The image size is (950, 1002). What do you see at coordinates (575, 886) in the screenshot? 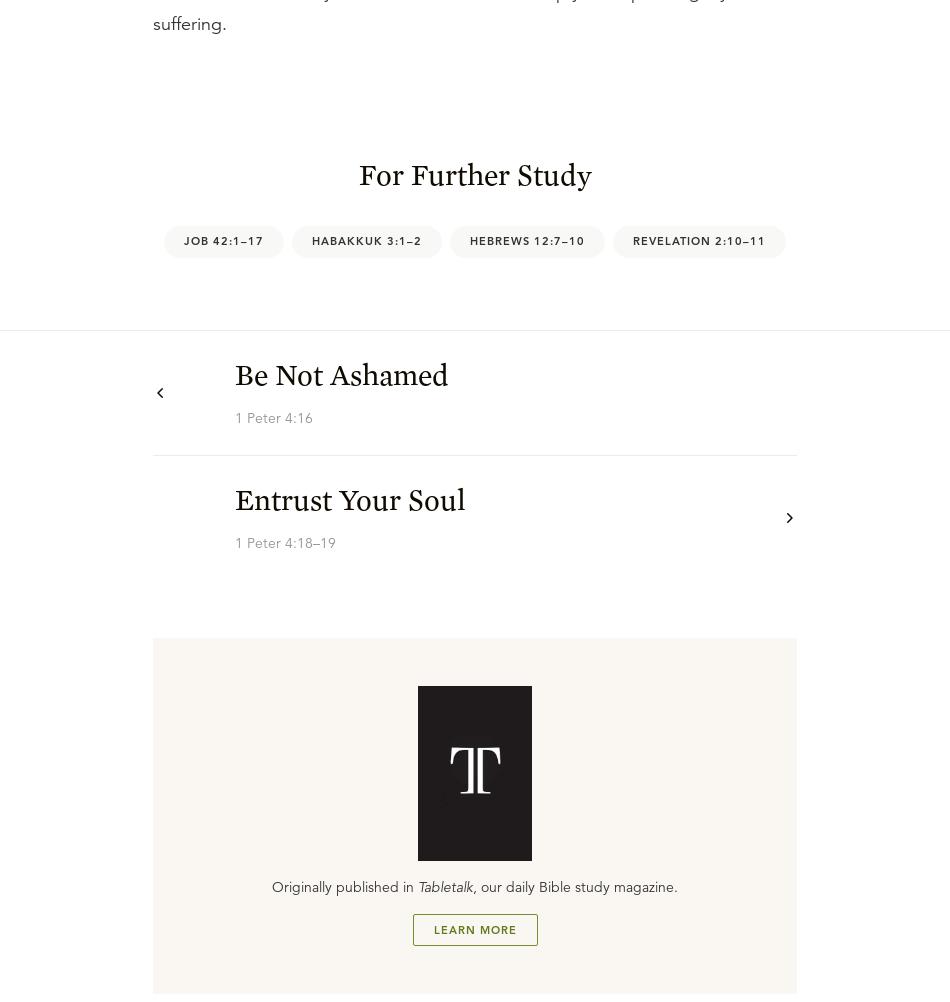
I see `', our daily Bible study magazine.'` at bounding box center [575, 886].